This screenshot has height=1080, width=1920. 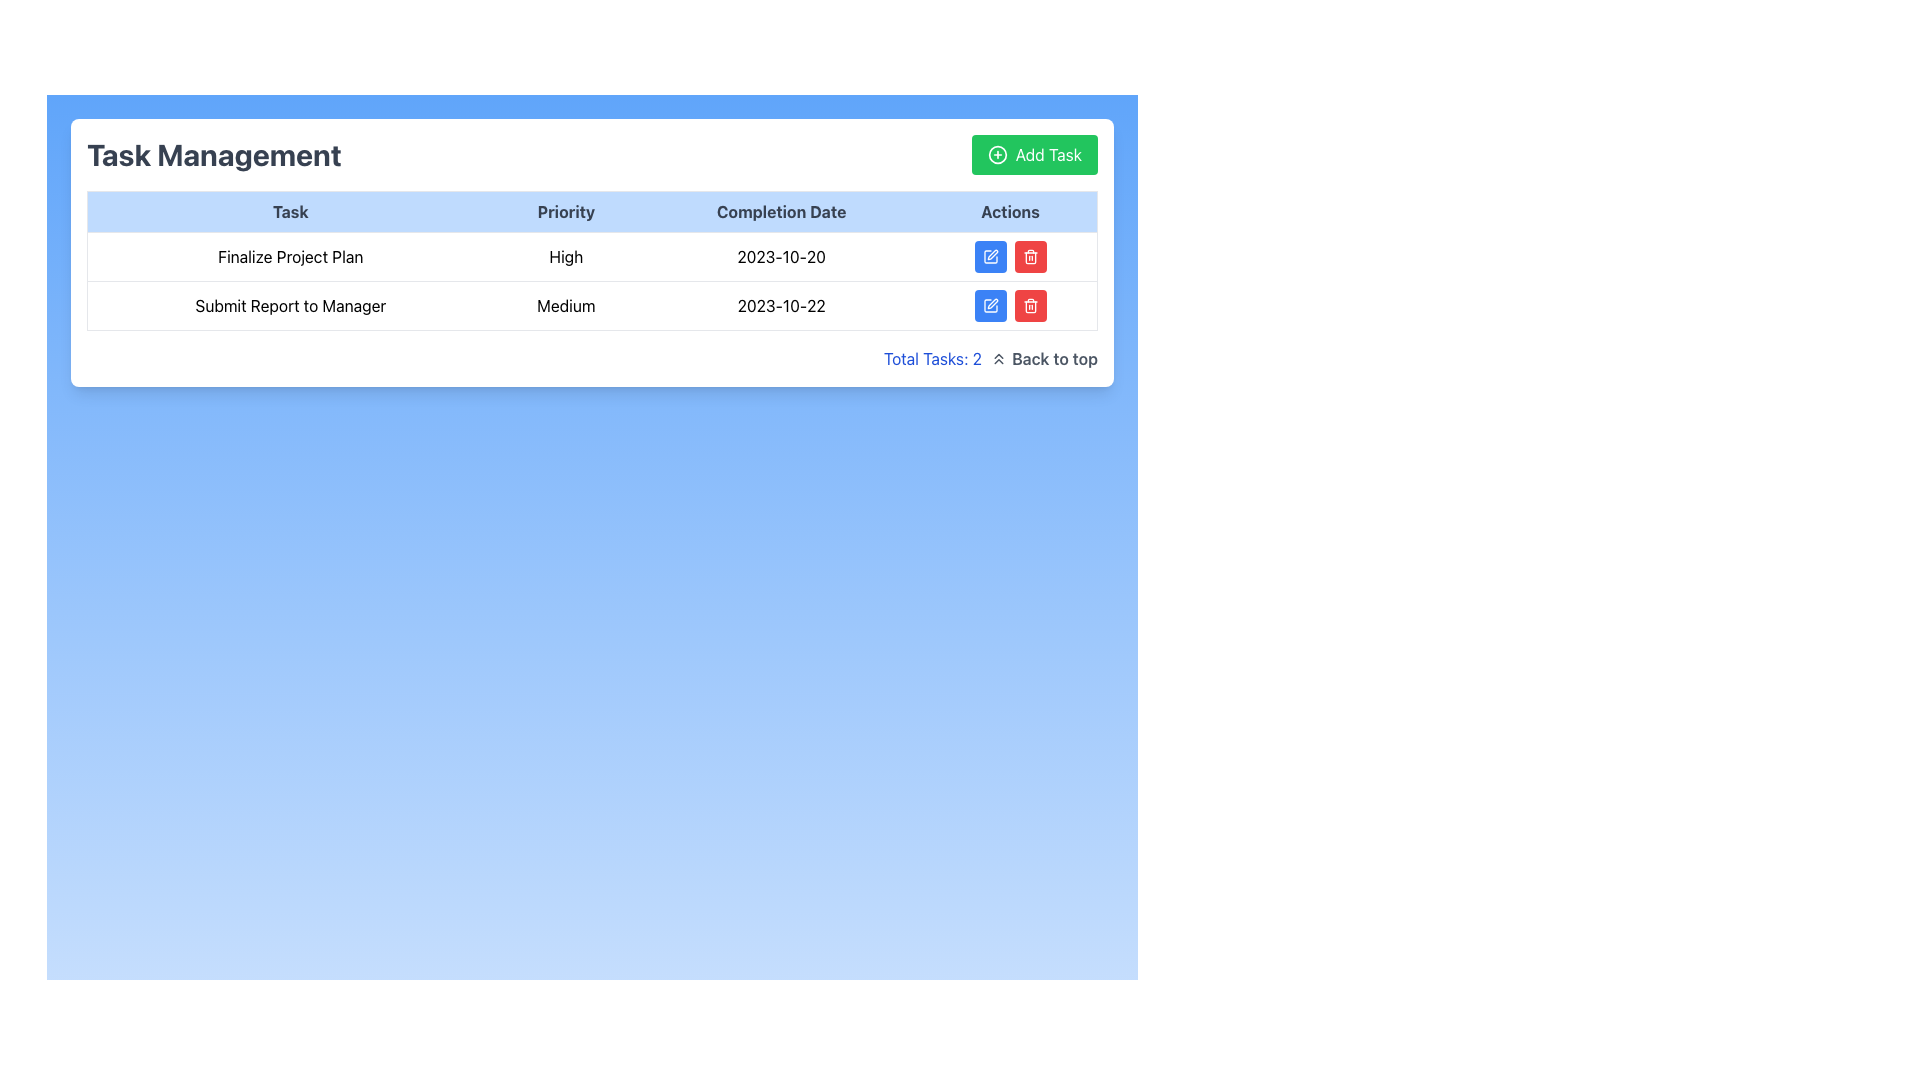 What do you see at coordinates (990, 305) in the screenshot?
I see `the pen icon button located in the Actions column of the second row in the task table` at bounding box center [990, 305].